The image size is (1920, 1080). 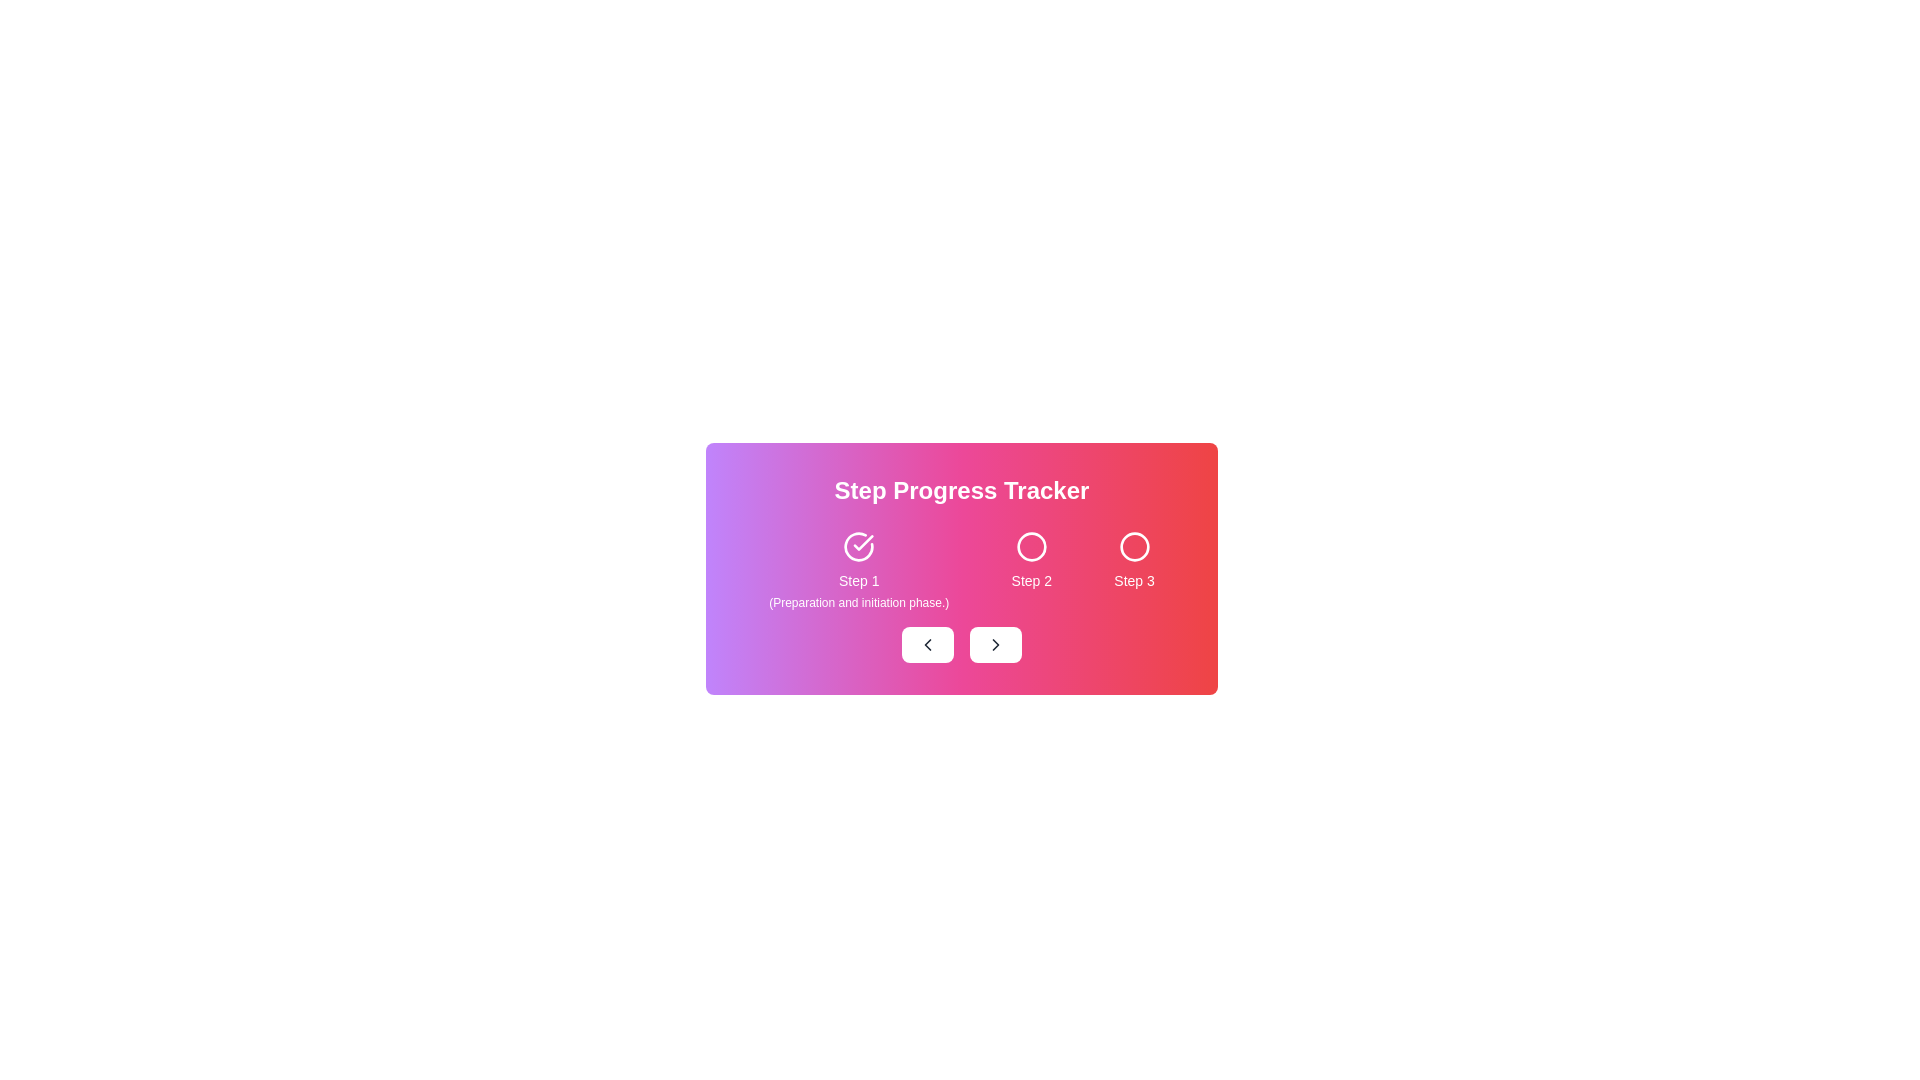 What do you see at coordinates (1031, 570) in the screenshot?
I see `the second step indicator label combined with an icon, which is positioned centrally between the first step ('Step 1') and the third step ('Step 3')` at bounding box center [1031, 570].